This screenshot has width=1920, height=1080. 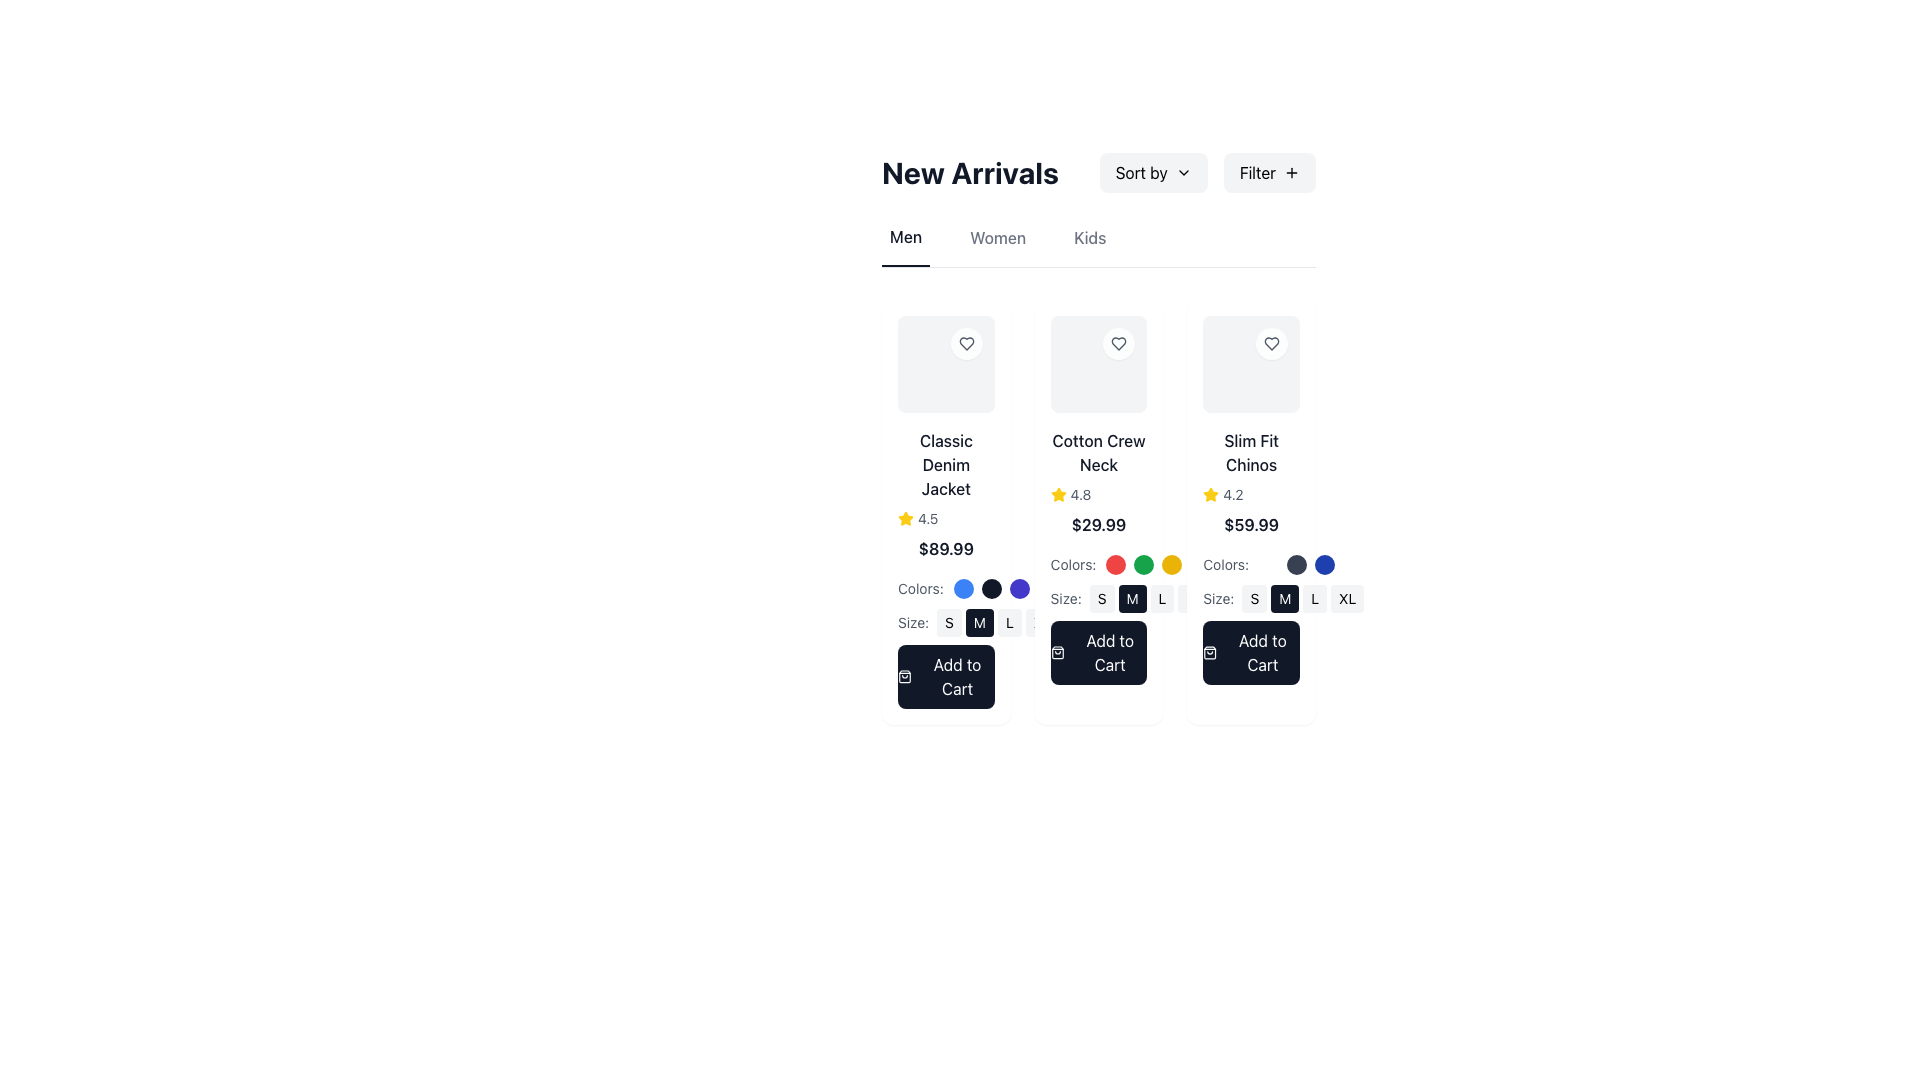 I want to click on the 'Add to Cart' button located at the bottom of the 'Cotton Crew Neck' product card in the third card of the grid layout, so click(x=1098, y=652).